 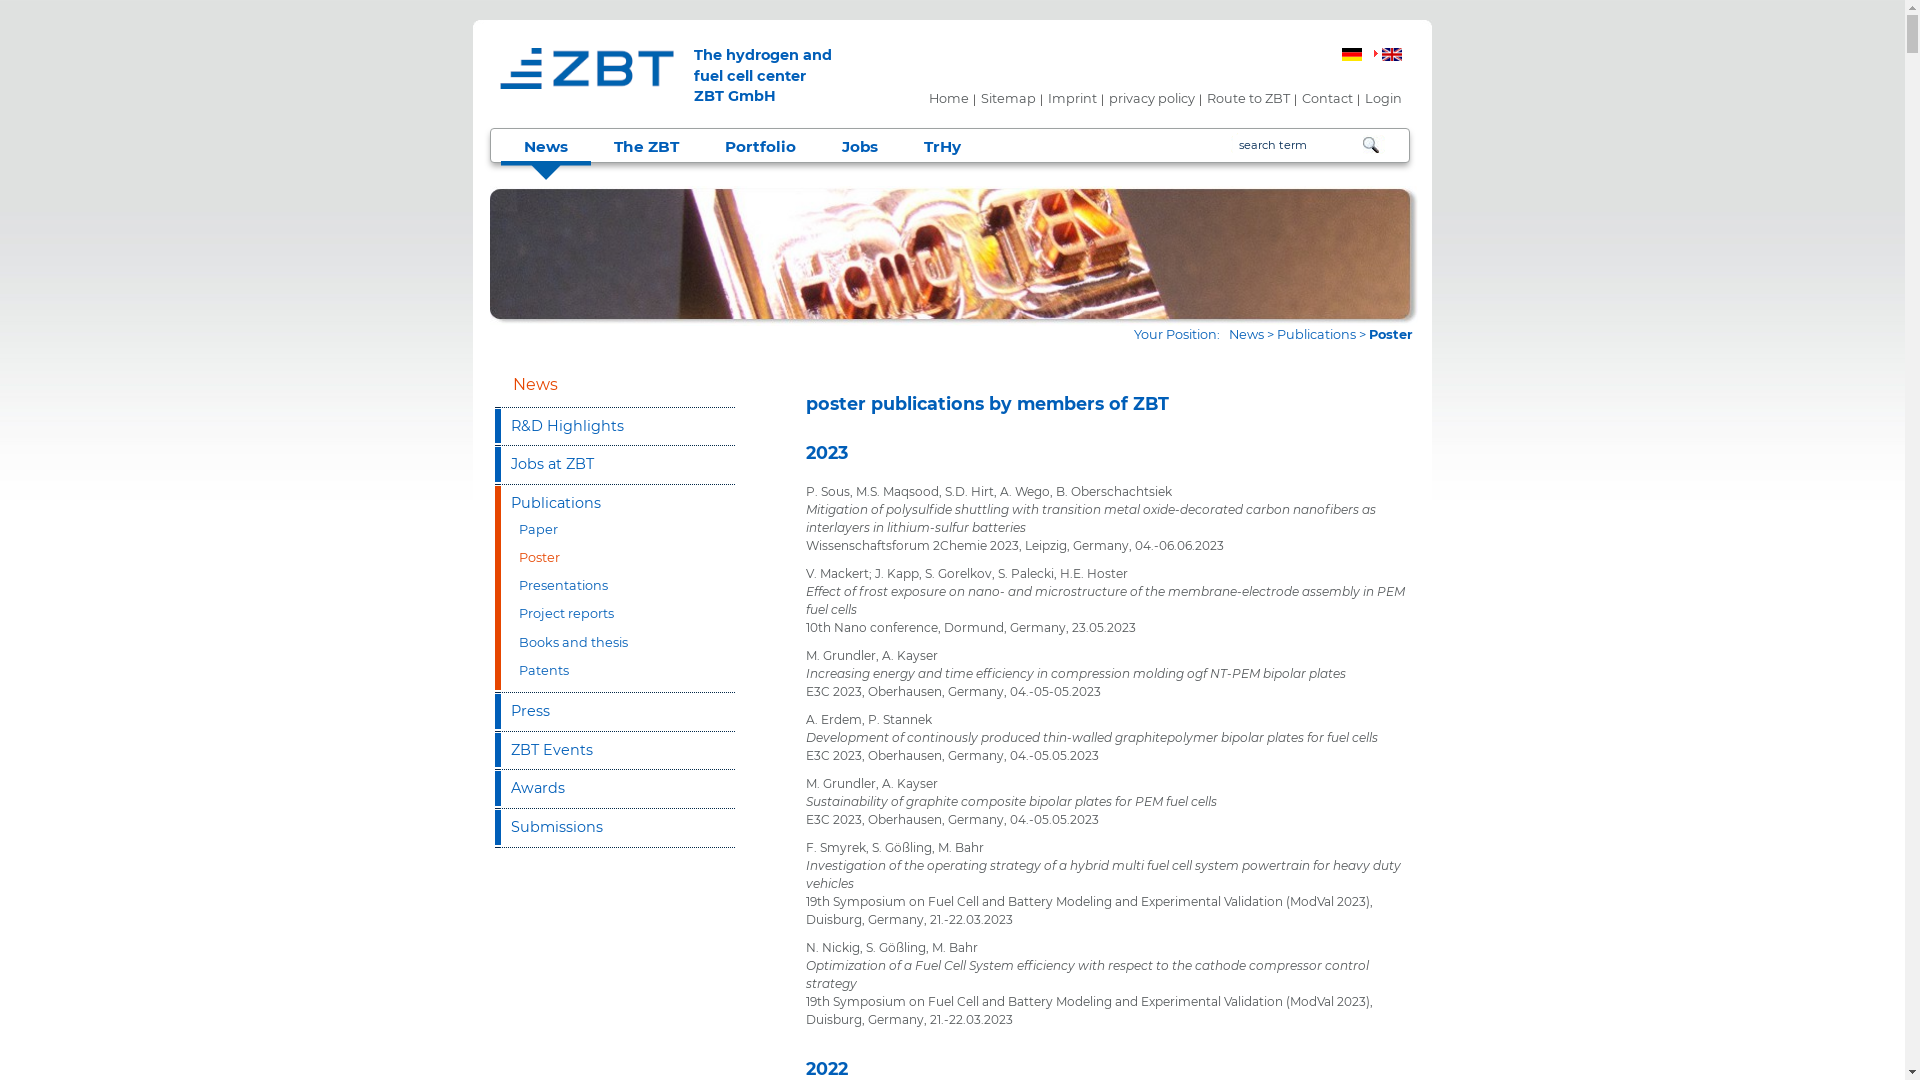 I want to click on 'English', so click(x=1391, y=53).